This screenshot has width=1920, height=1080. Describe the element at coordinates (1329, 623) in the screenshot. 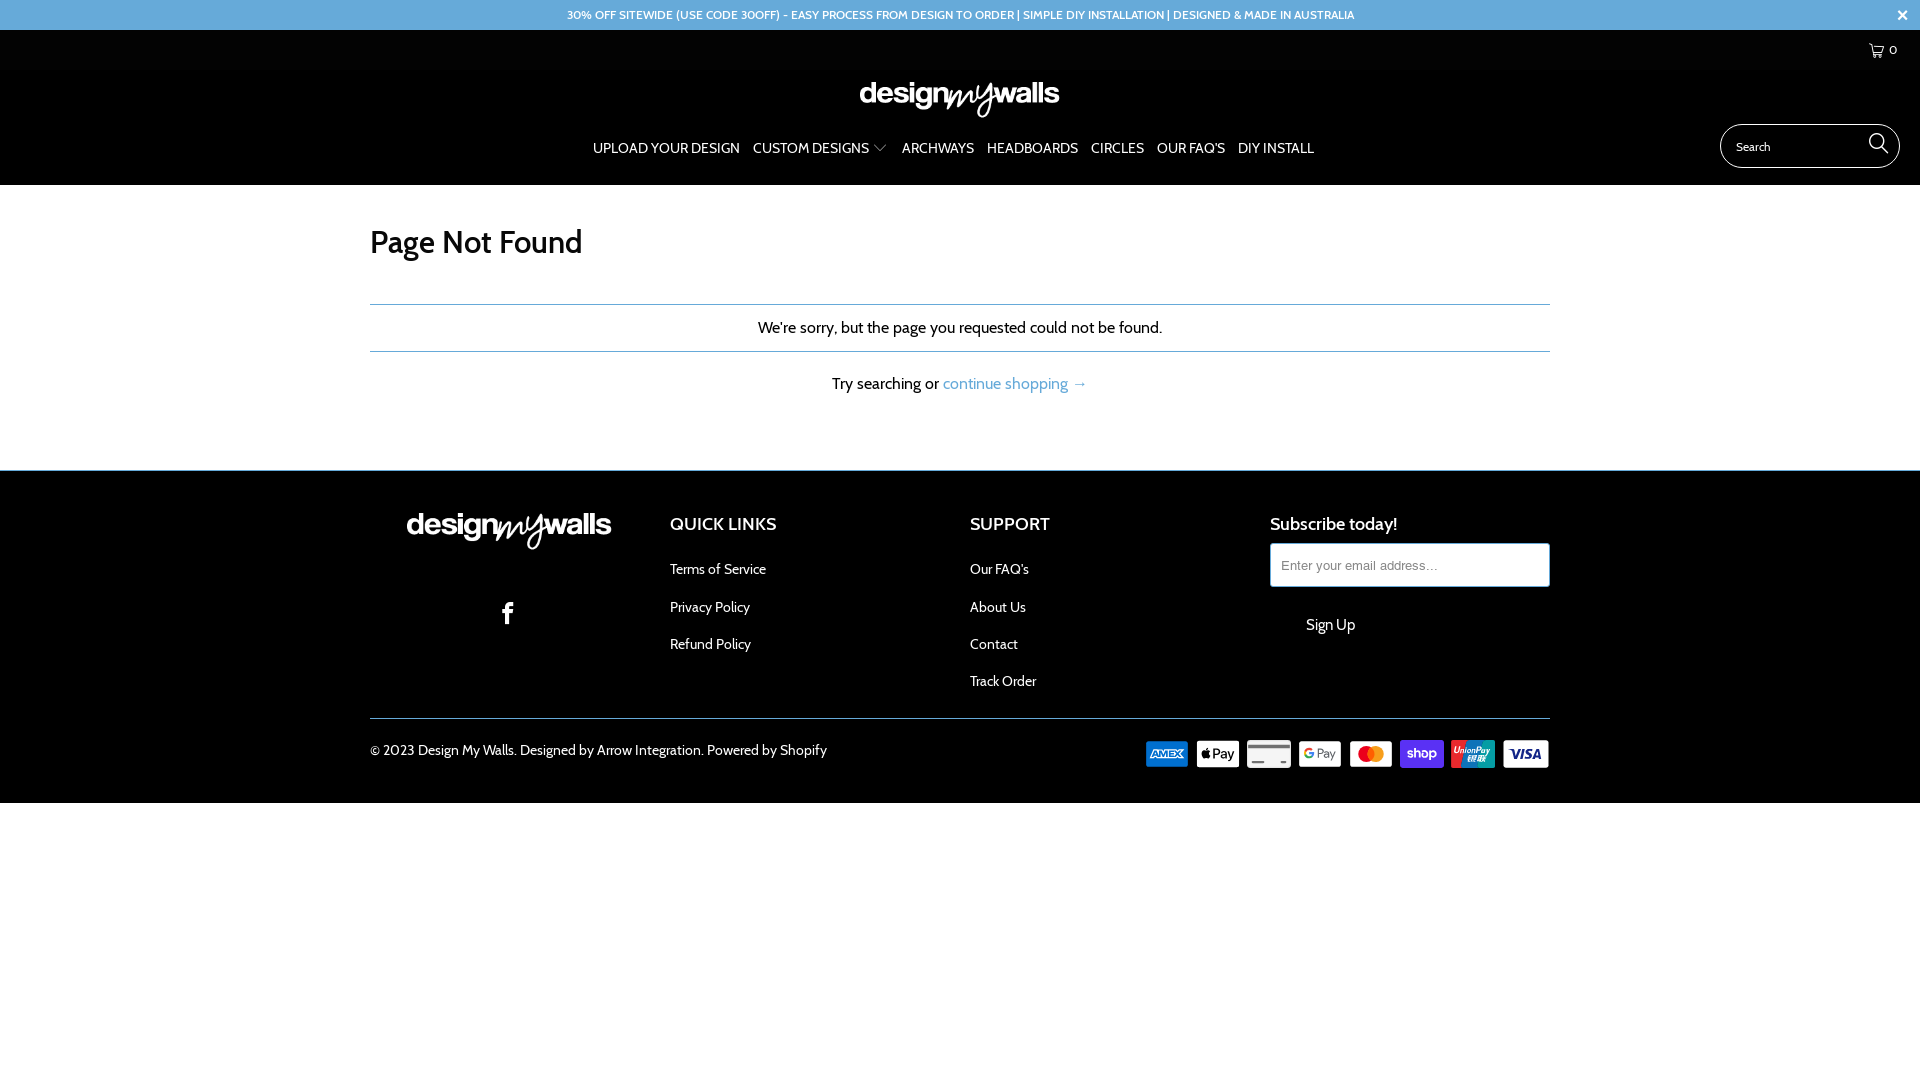

I see `'Sign Up'` at that location.